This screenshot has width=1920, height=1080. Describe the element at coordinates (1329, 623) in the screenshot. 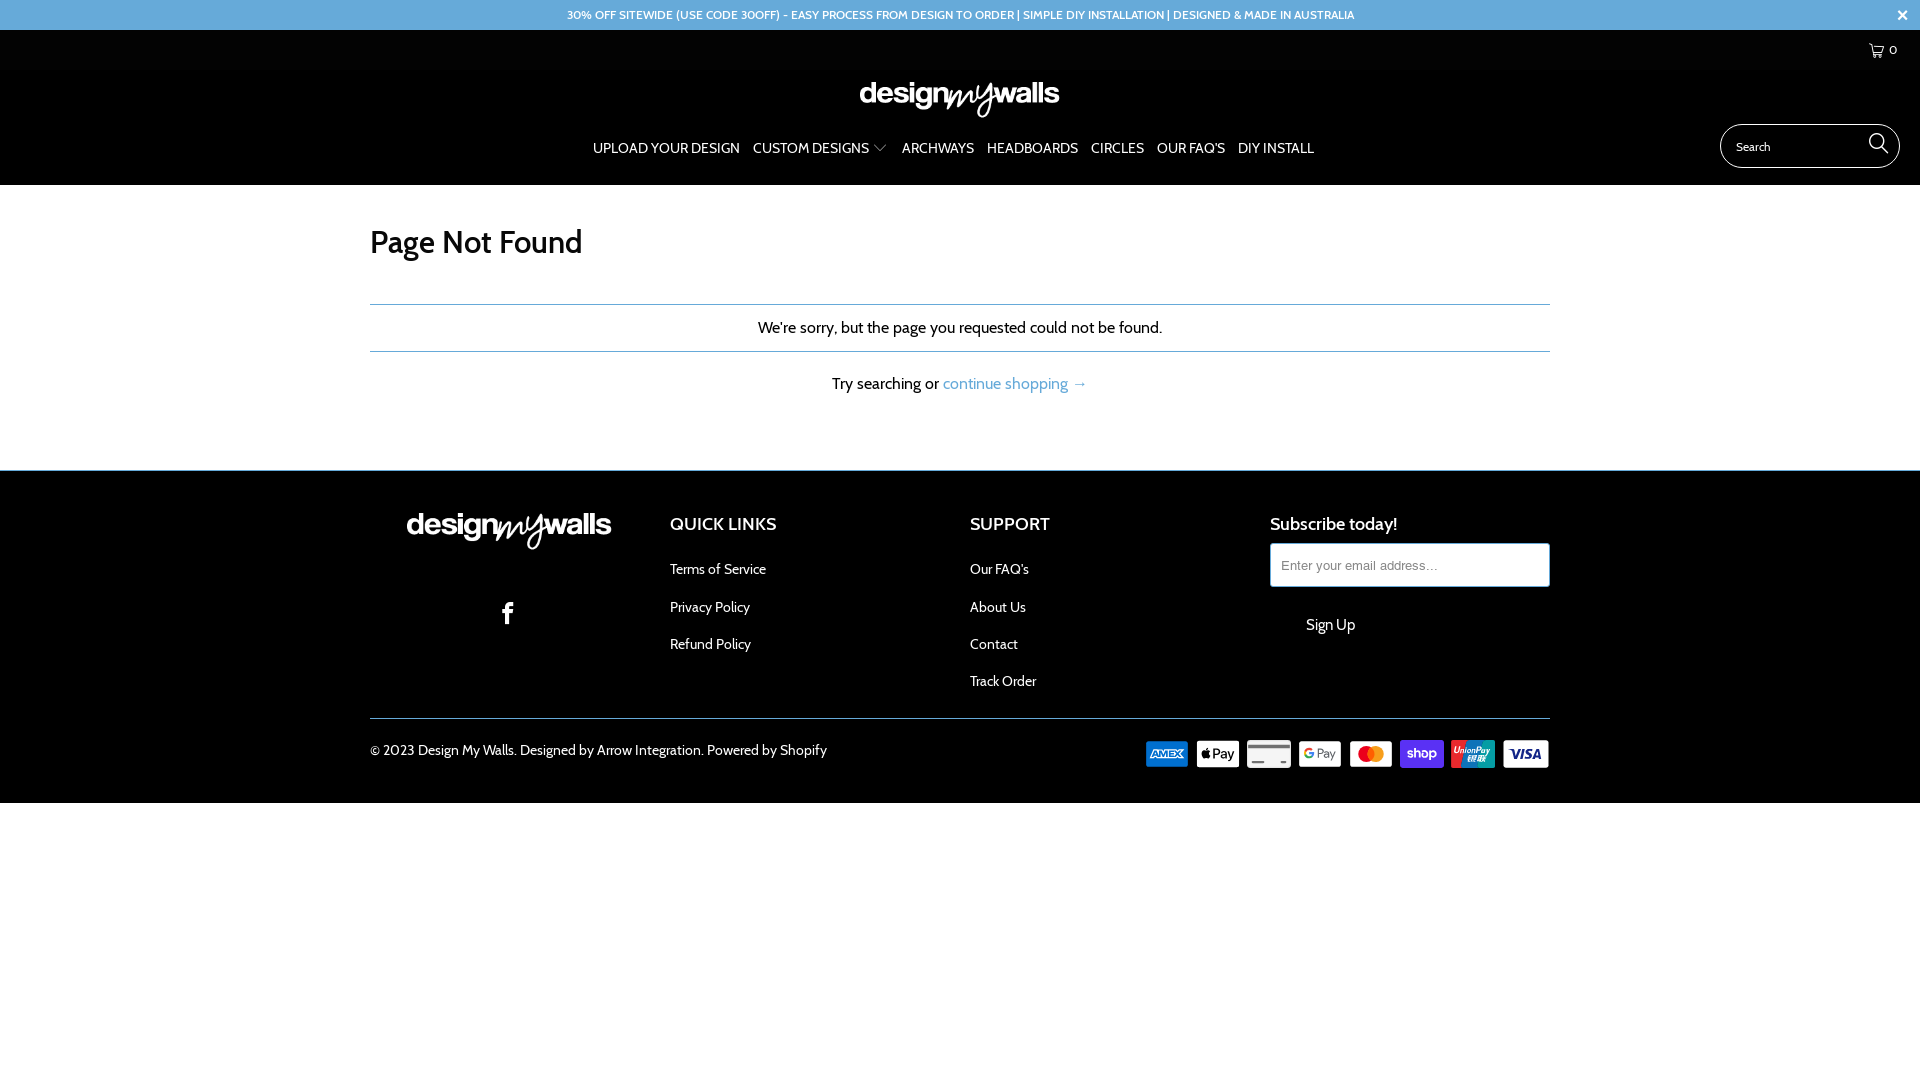

I see `'Sign Up'` at that location.